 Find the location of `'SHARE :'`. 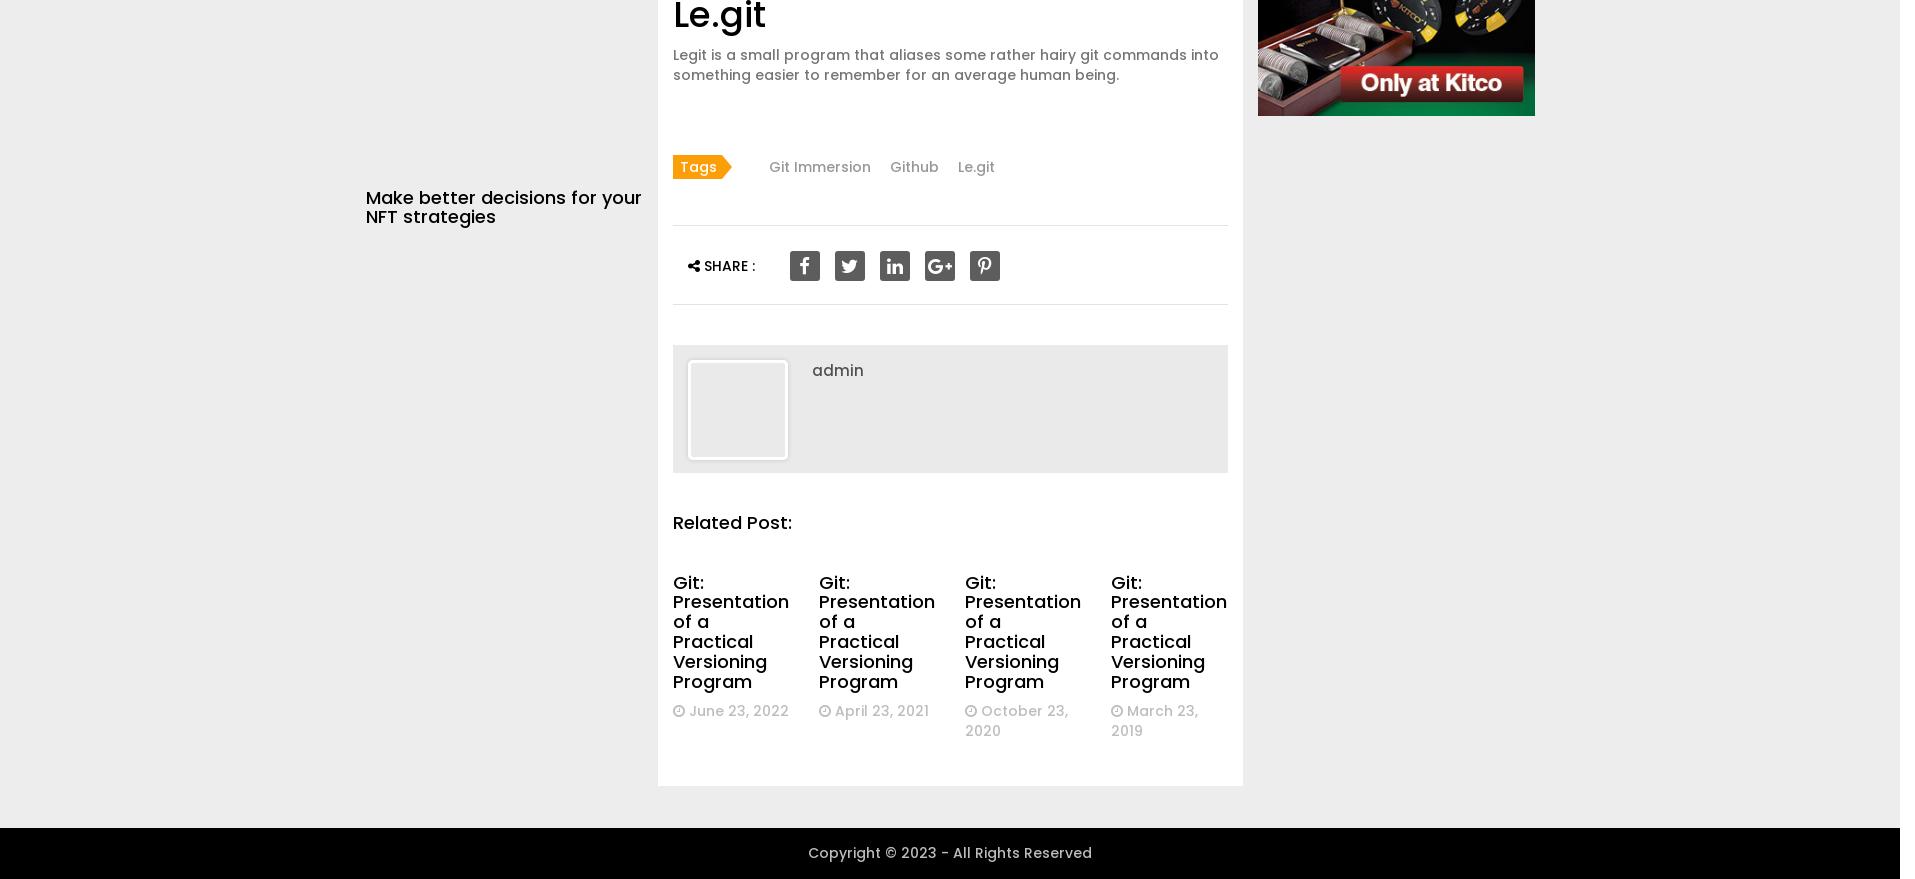

'SHARE :' is located at coordinates (725, 264).